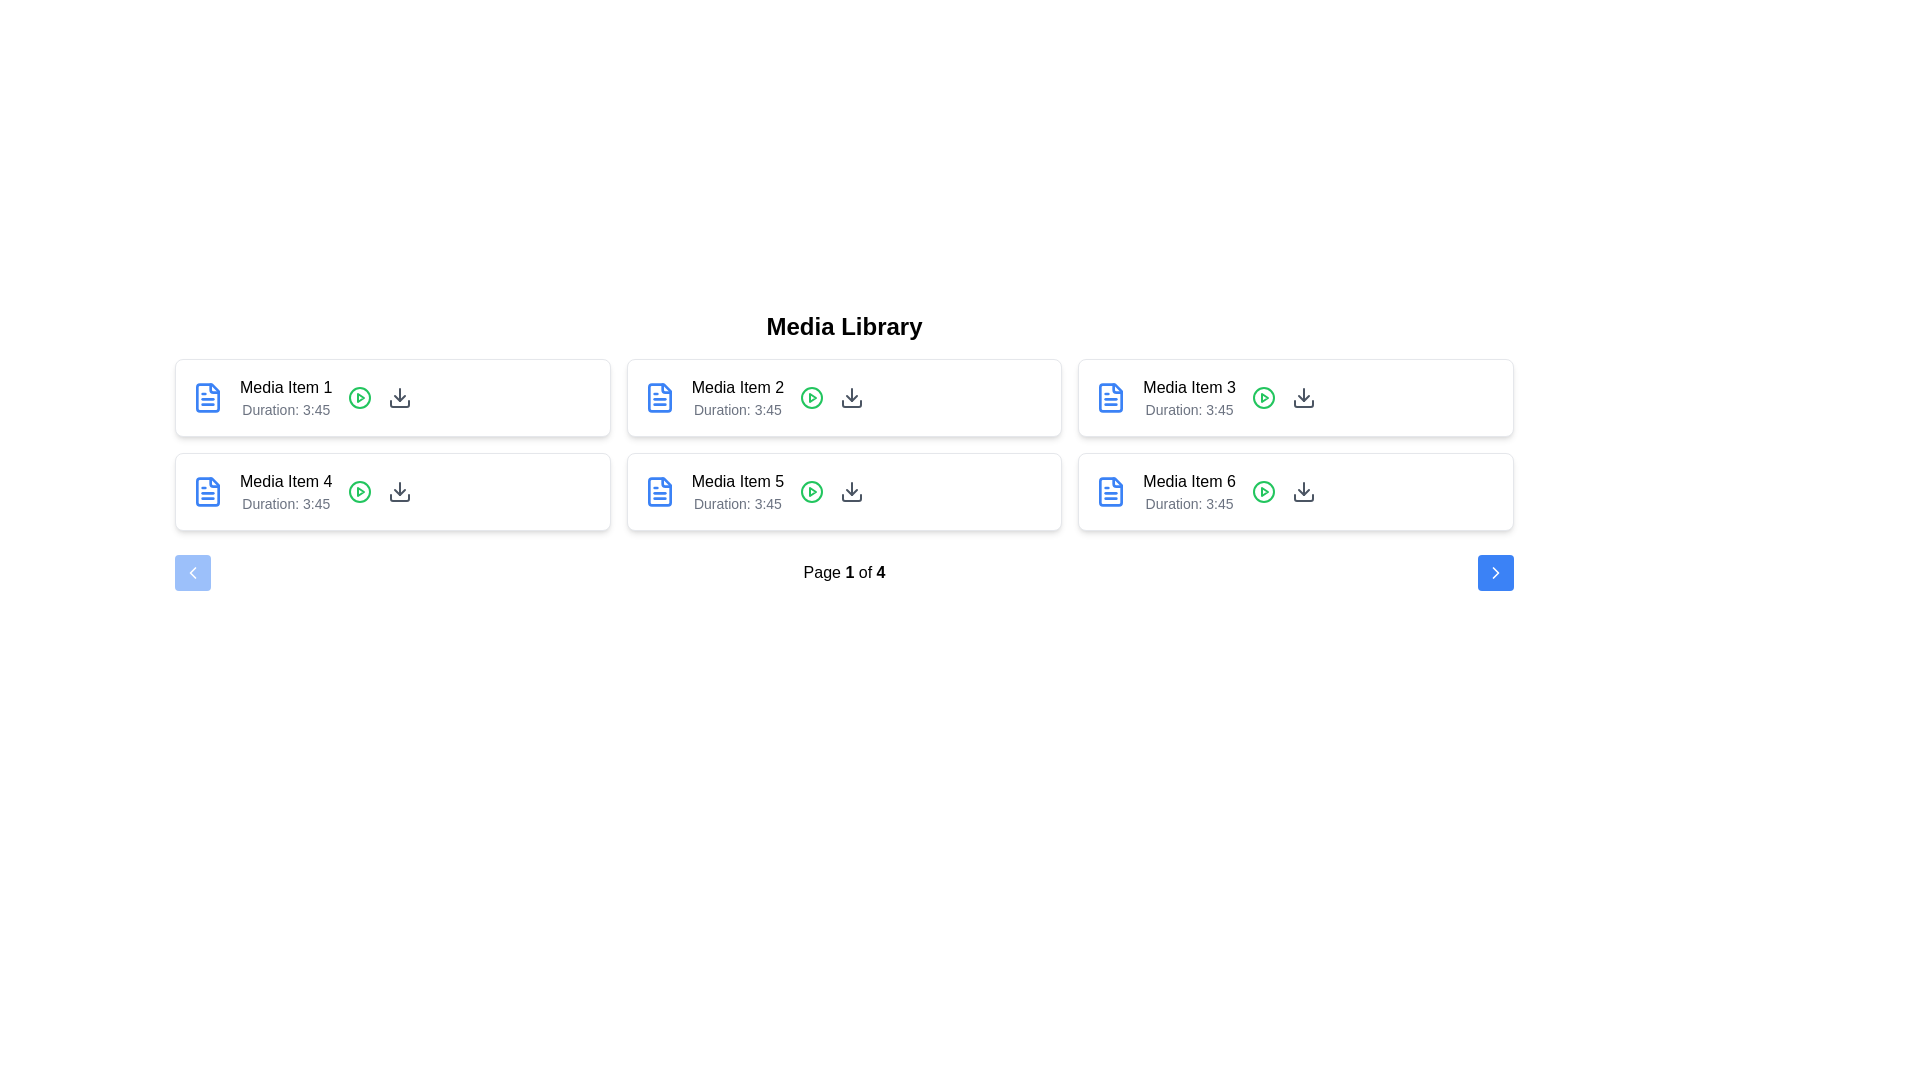 The image size is (1920, 1080). Describe the element at coordinates (1303, 492) in the screenshot. I see `the download icon located` at that location.